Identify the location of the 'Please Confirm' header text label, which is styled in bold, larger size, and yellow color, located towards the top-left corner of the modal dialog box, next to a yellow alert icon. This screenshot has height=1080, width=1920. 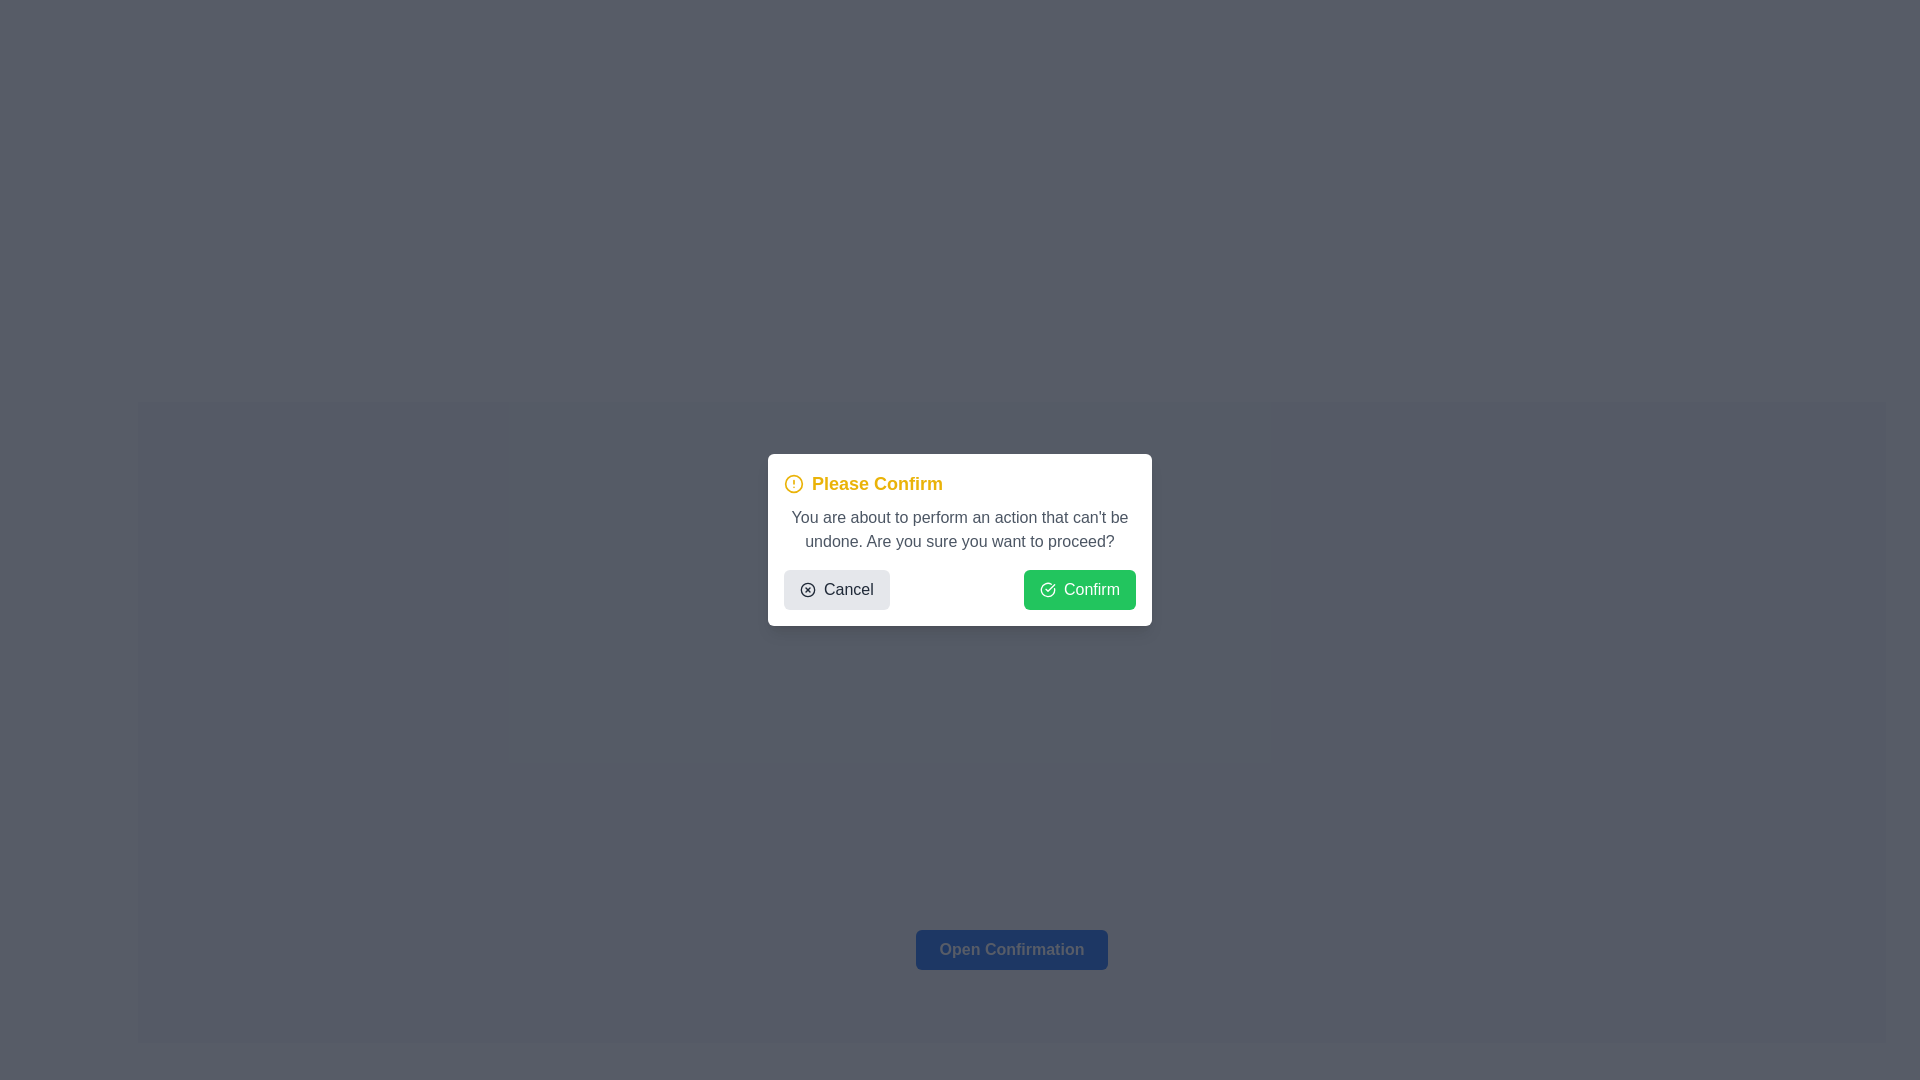
(877, 483).